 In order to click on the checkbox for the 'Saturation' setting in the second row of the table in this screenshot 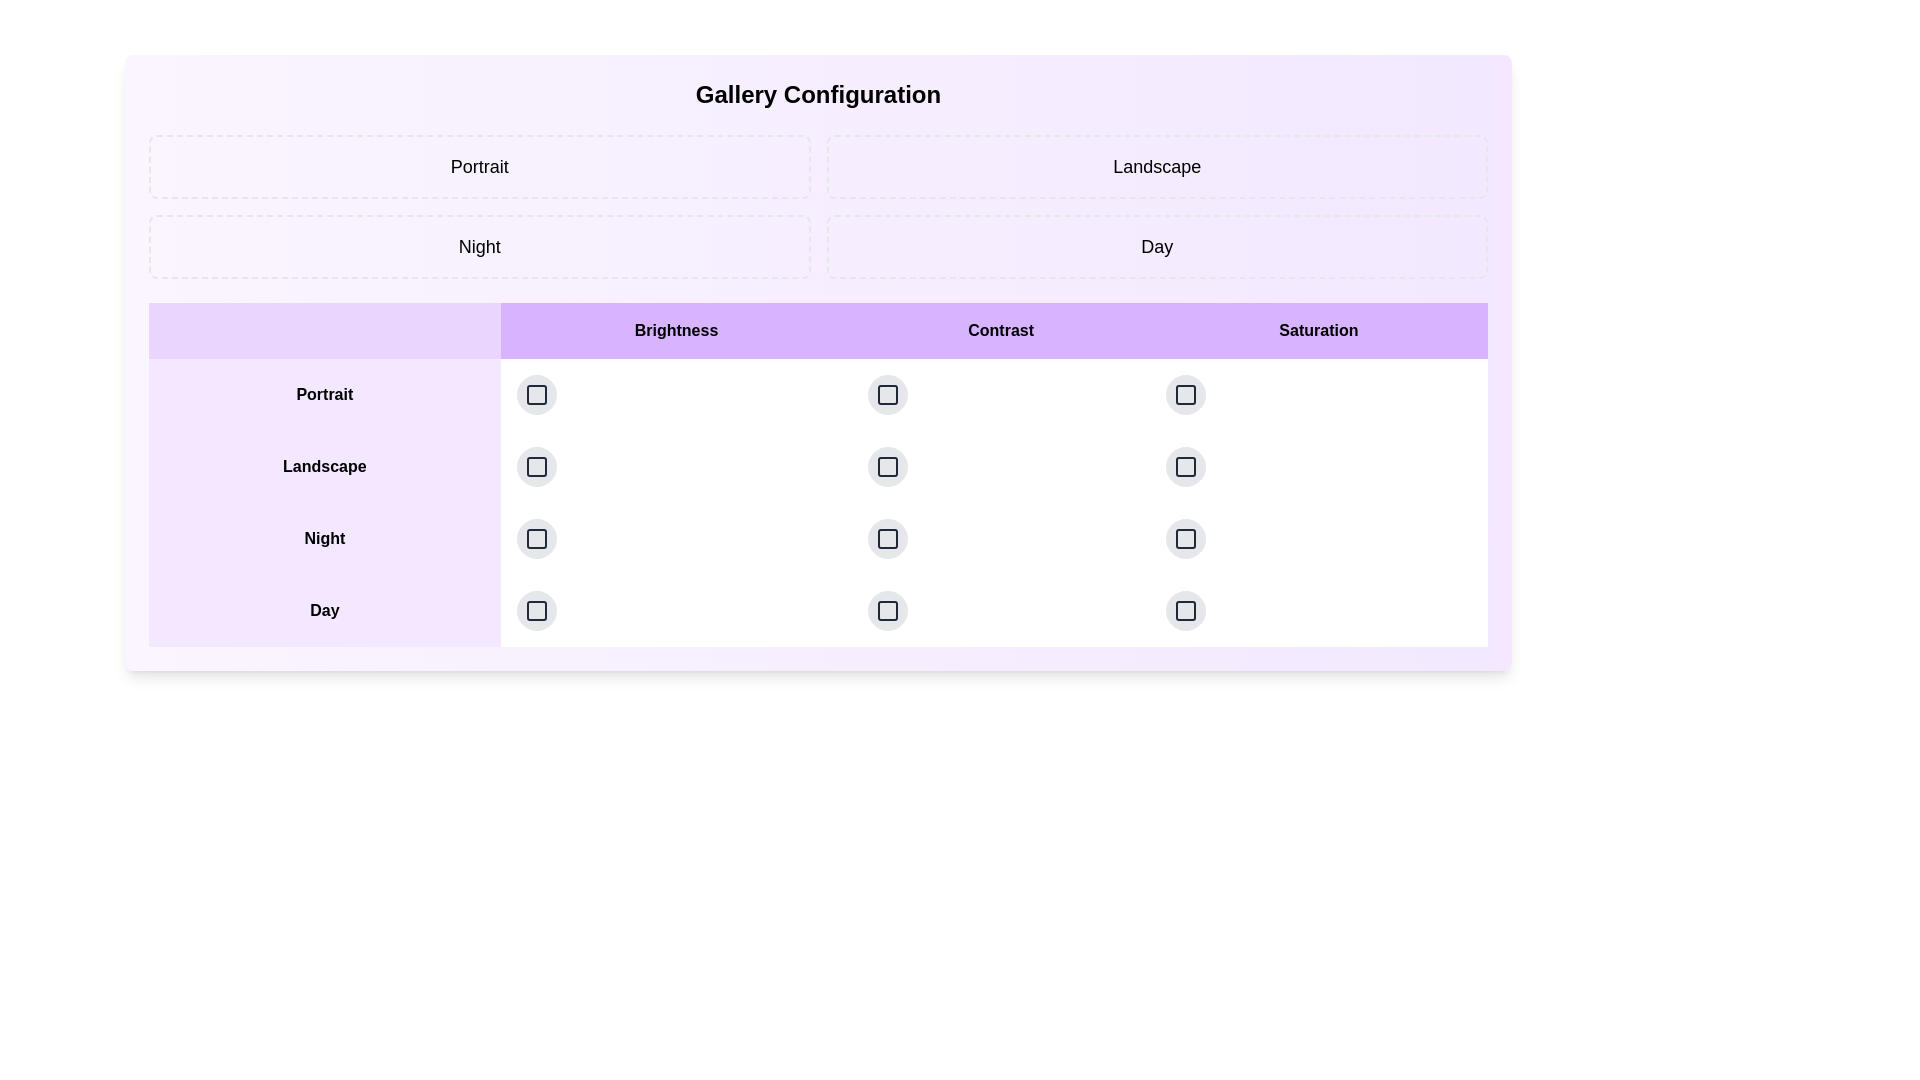, I will do `click(1185, 394)`.